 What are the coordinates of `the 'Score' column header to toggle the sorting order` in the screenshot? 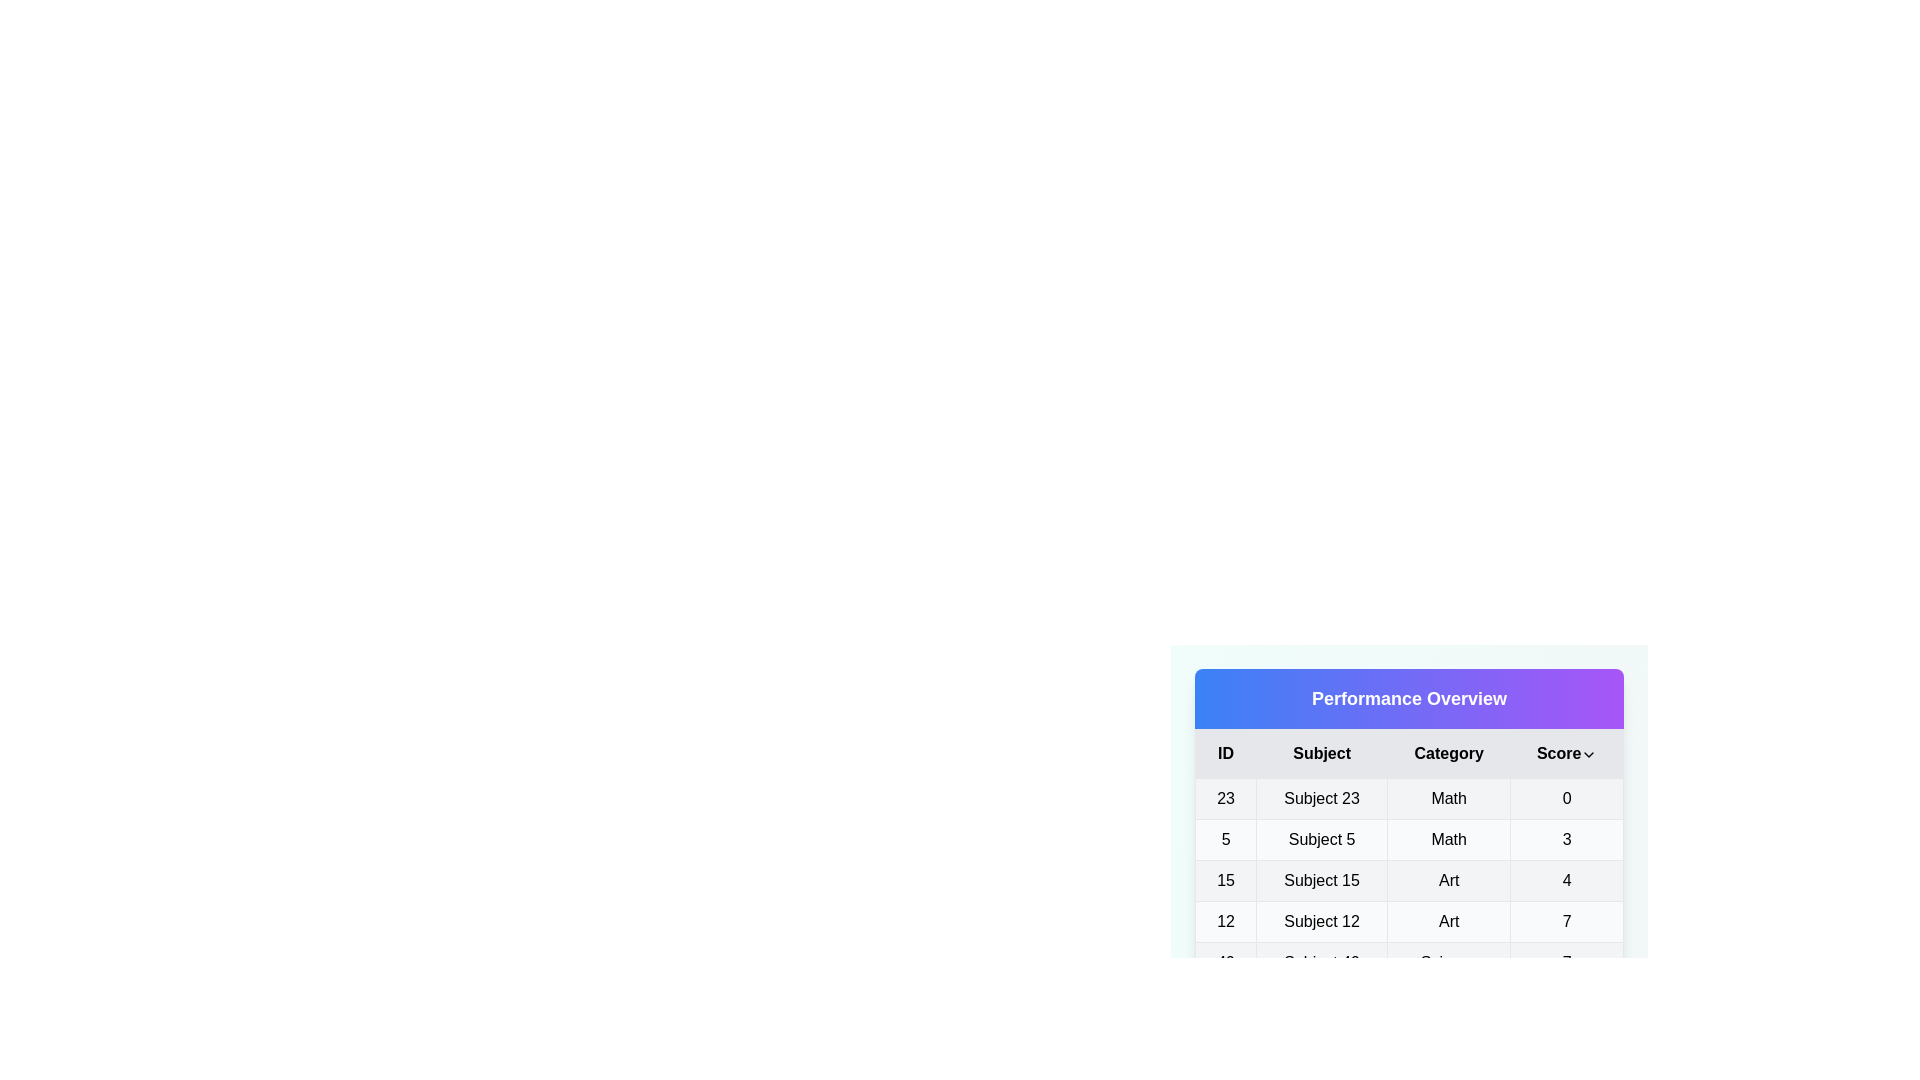 It's located at (1566, 753).